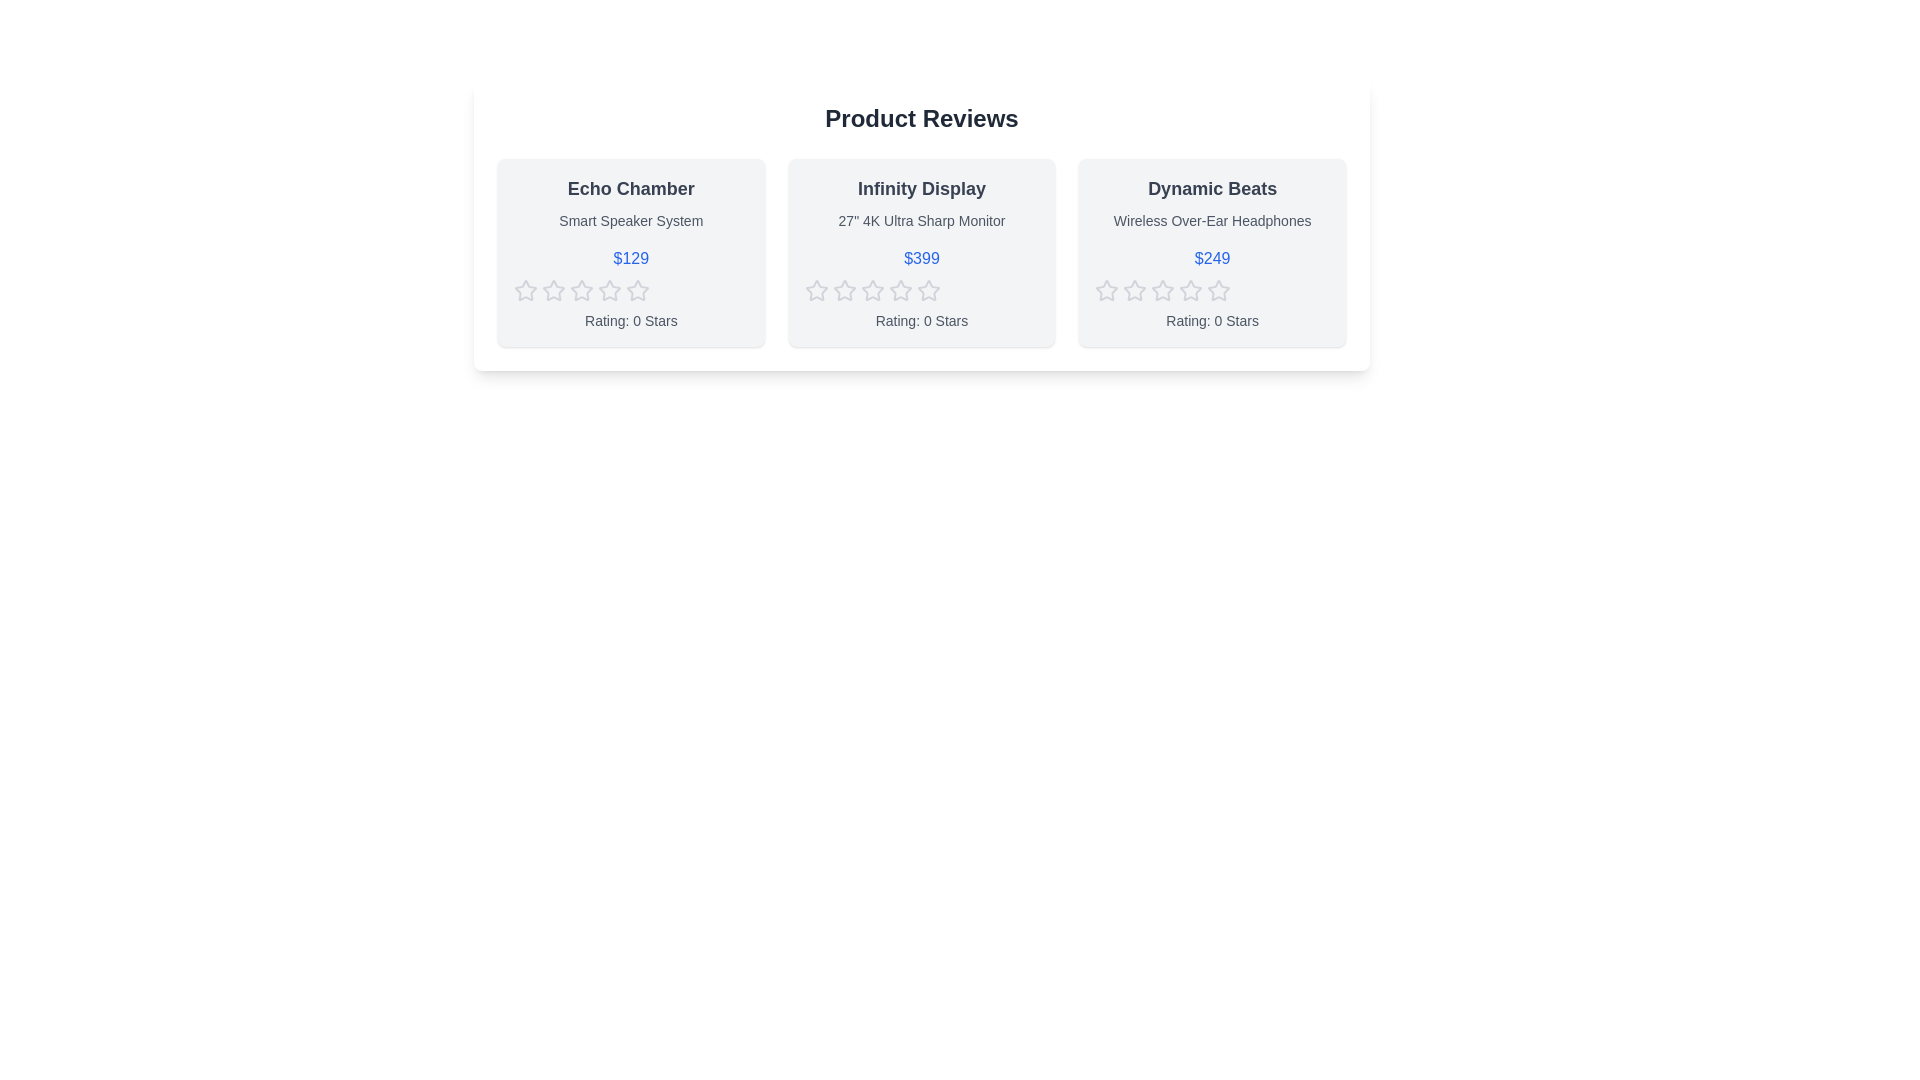  What do you see at coordinates (553, 290) in the screenshot?
I see `the second star icon` at bounding box center [553, 290].